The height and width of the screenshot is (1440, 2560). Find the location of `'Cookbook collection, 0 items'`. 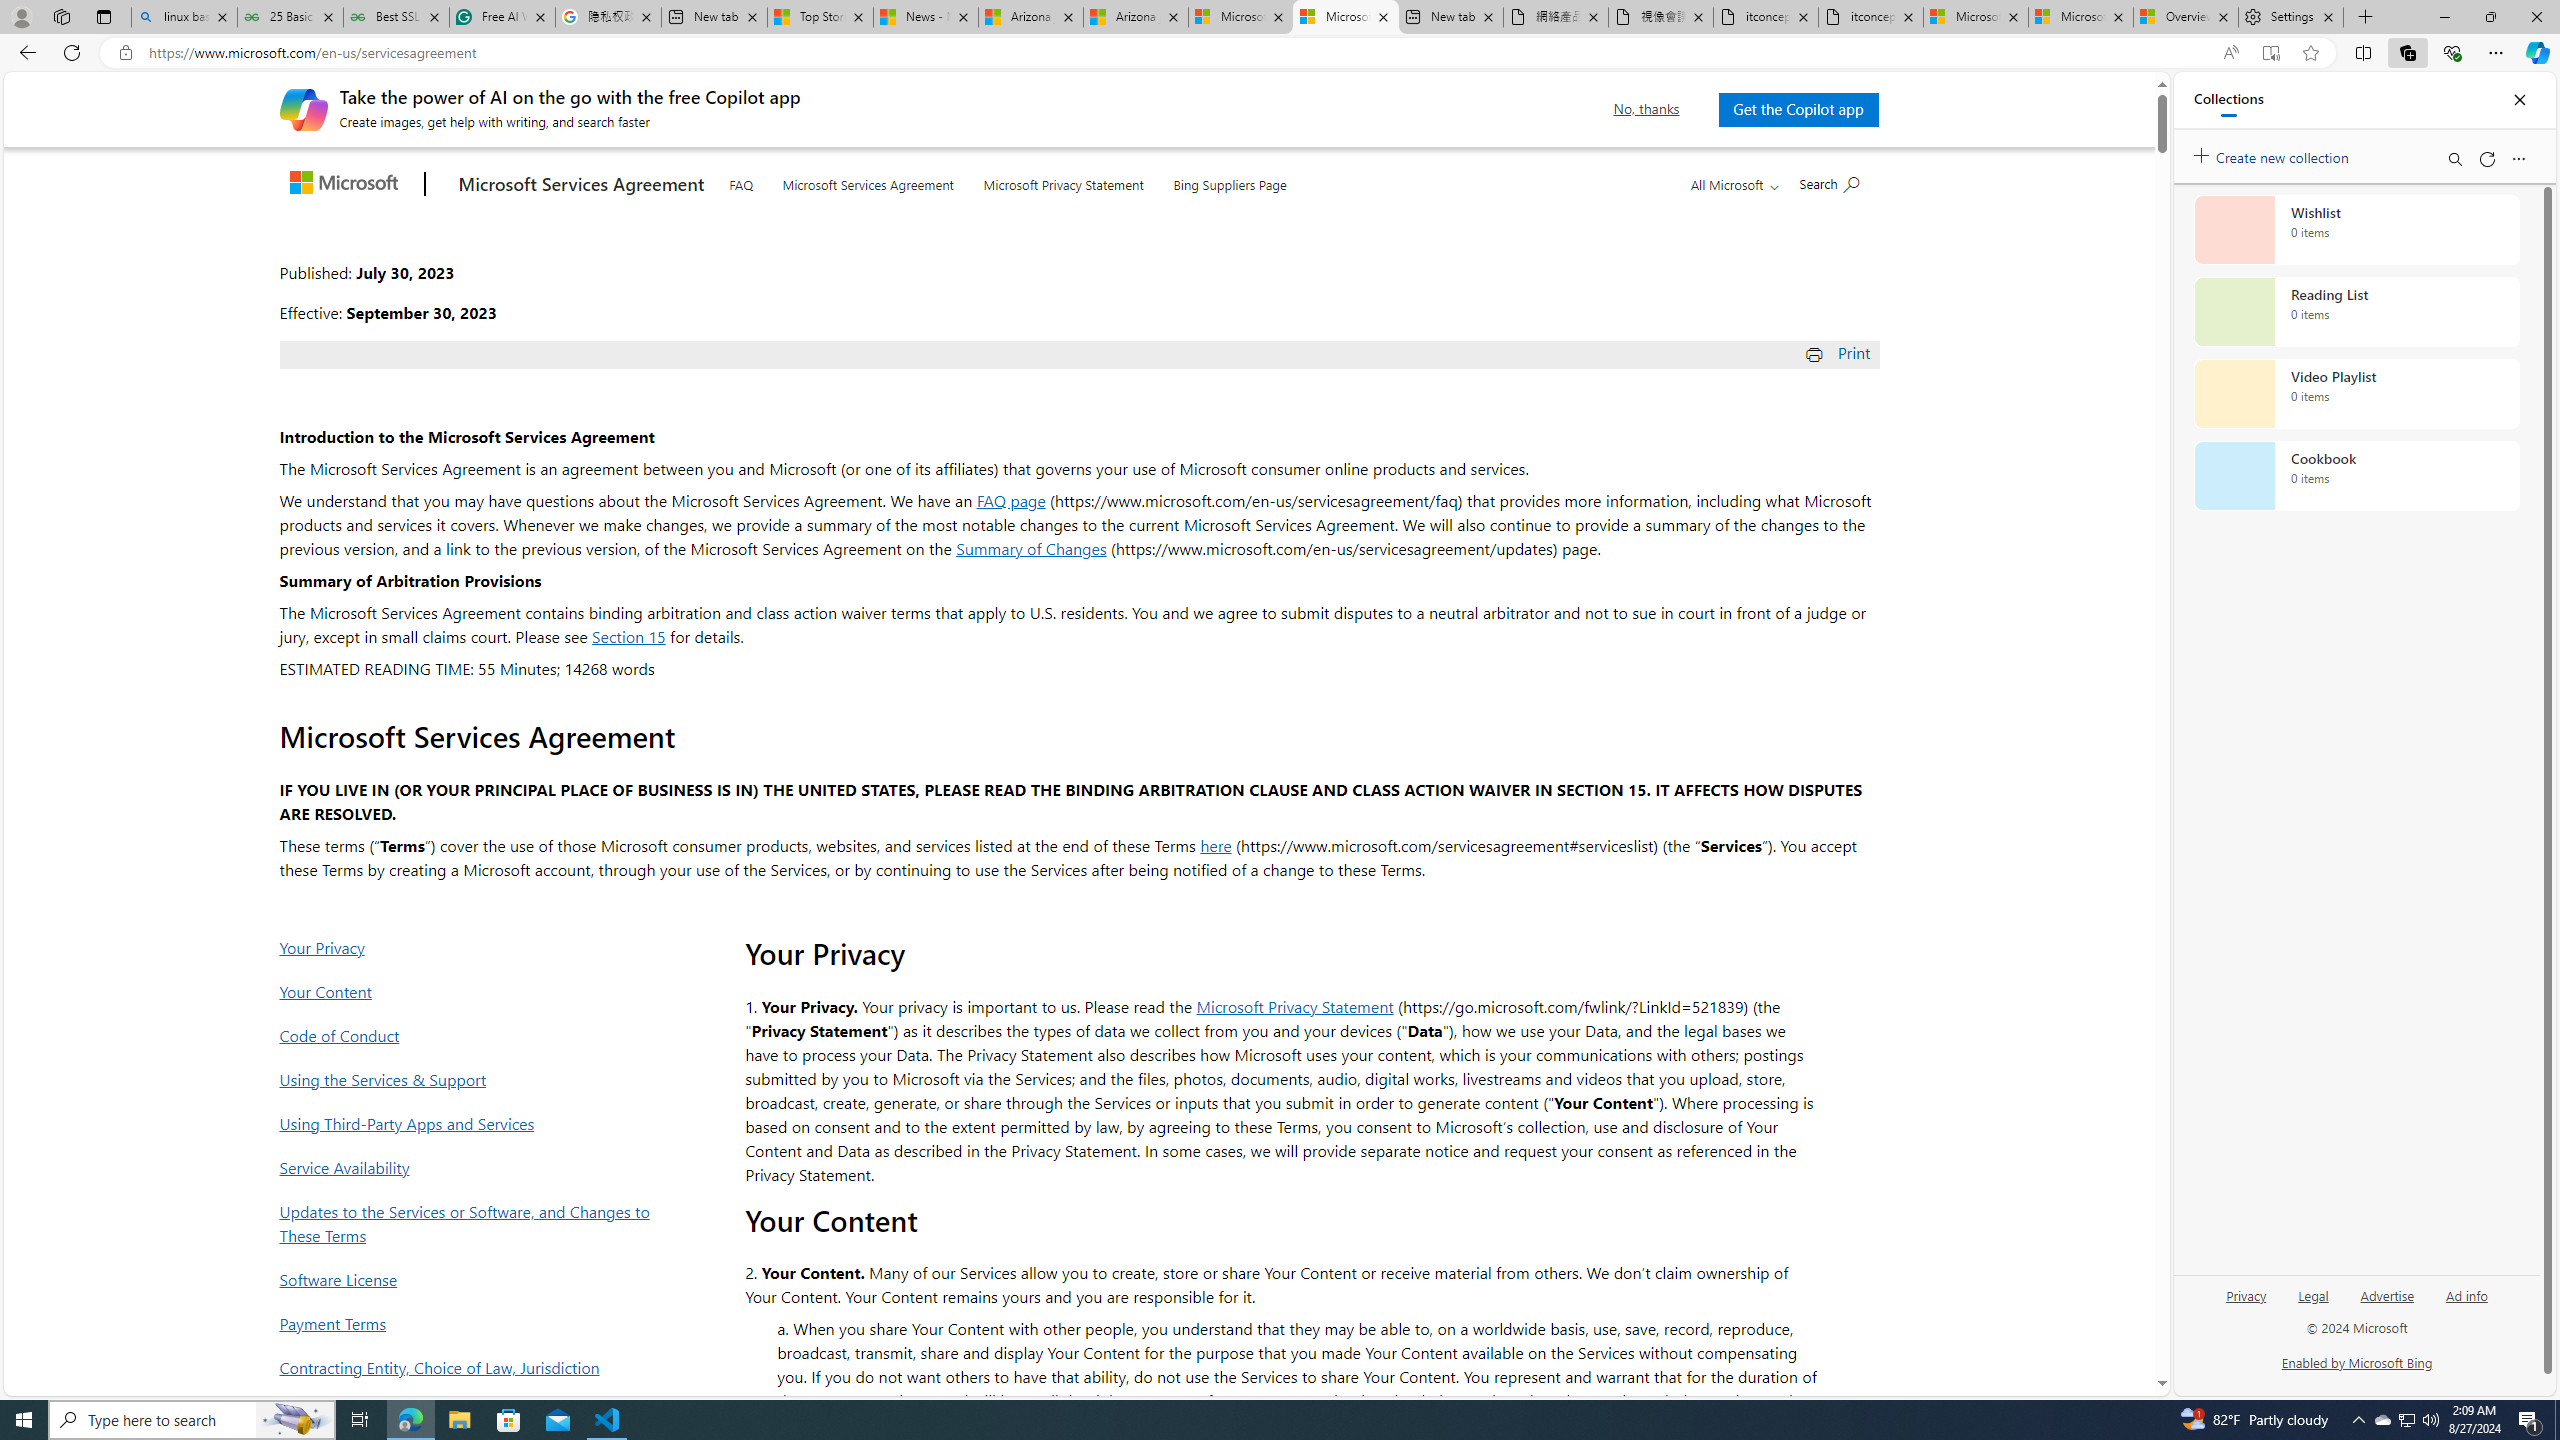

'Cookbook collection, 0 items' is located at coordinates (2356, 474).